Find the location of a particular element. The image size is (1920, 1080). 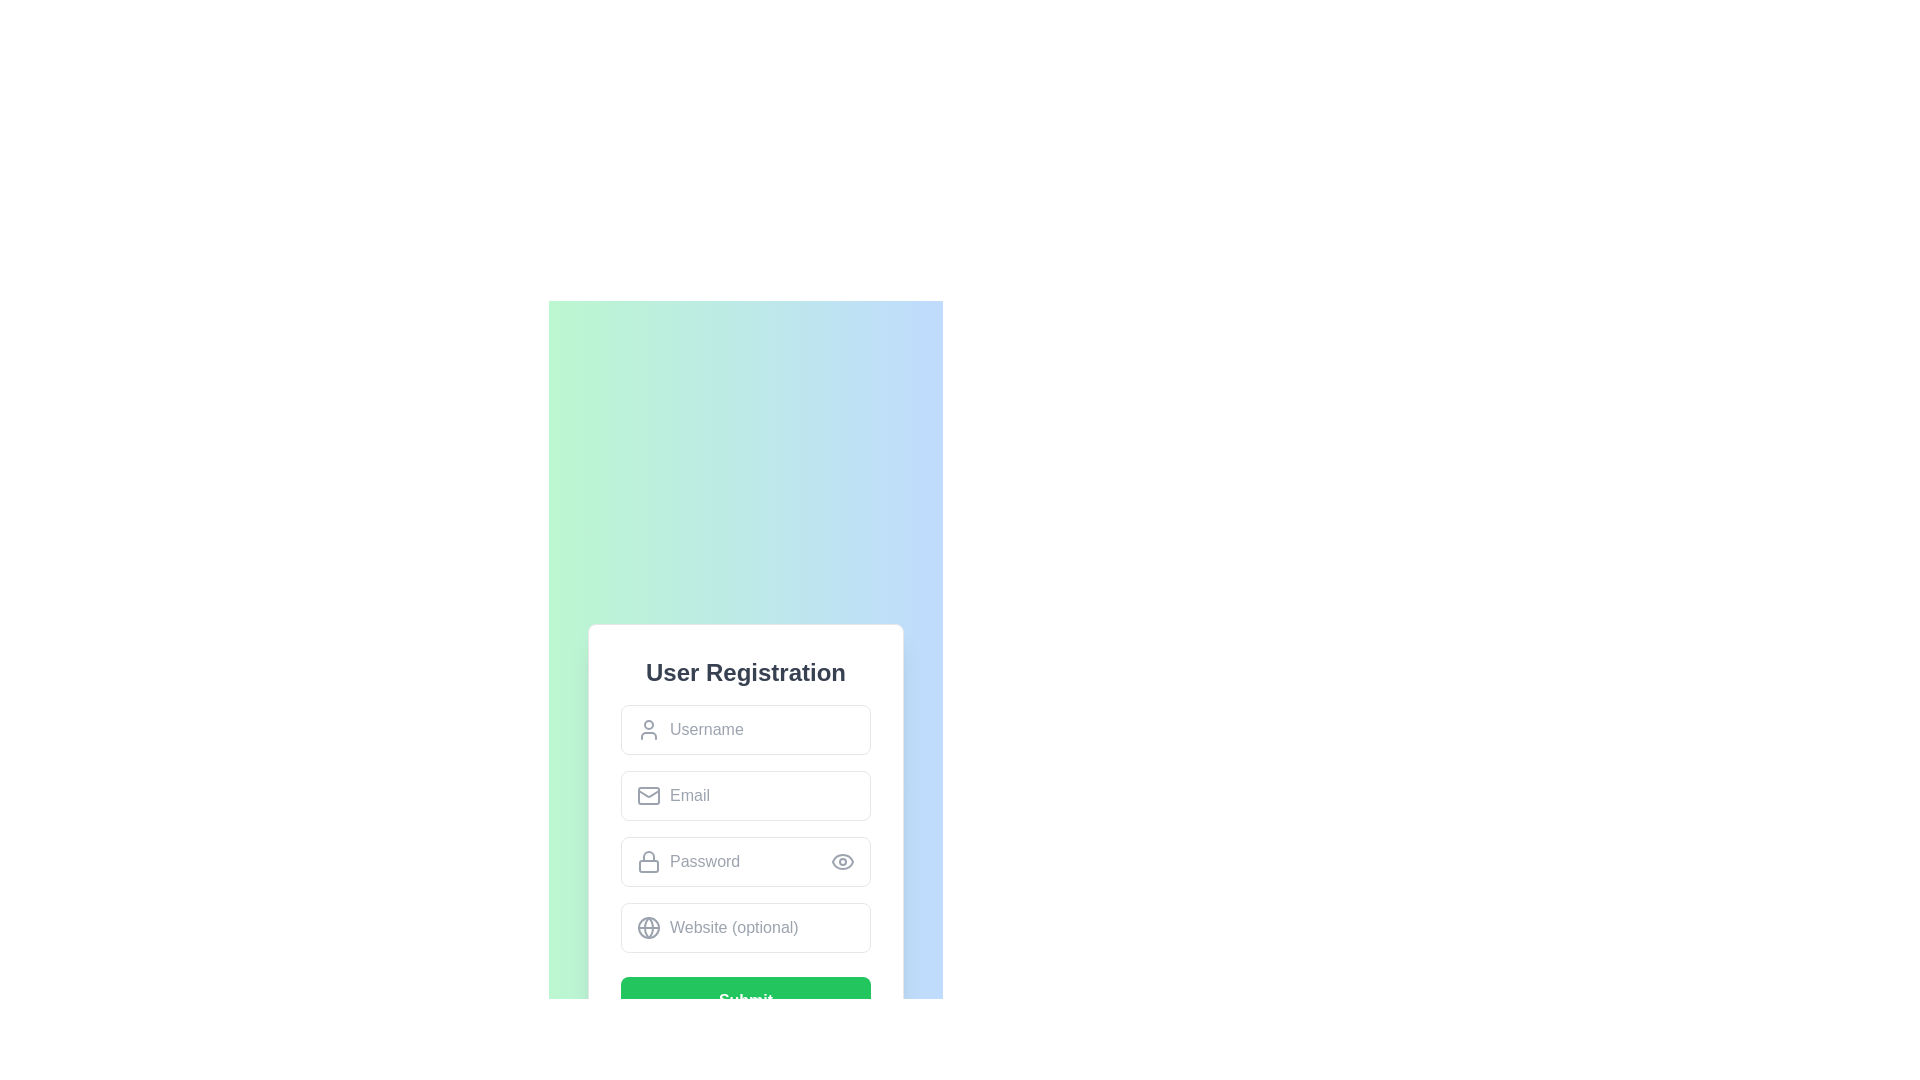

the vertical form layout of input fields in the 'User Registration' modal to activate the focus effect is located at coordinates (744, 829).